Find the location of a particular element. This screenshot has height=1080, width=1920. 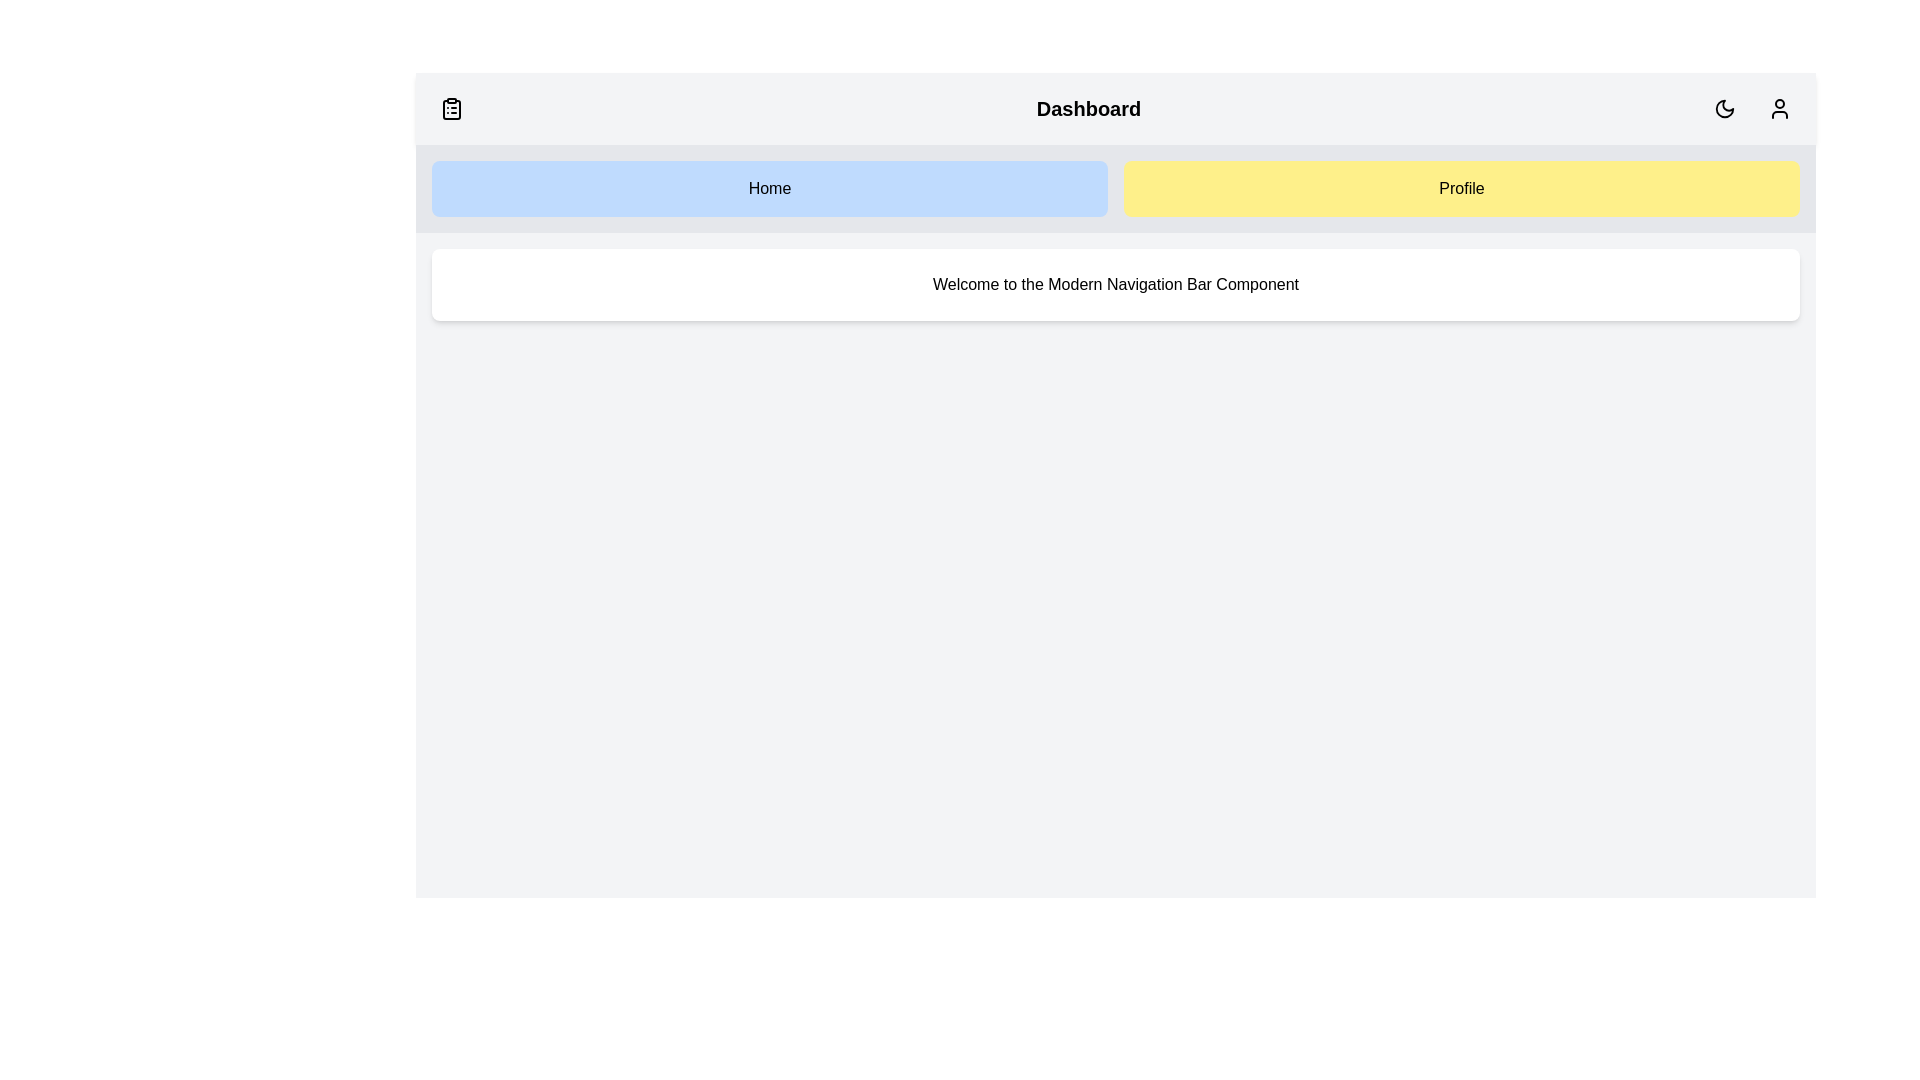

theme toggle button in the top-right corner of the navigation bar is located at coordinates (1723, 108).